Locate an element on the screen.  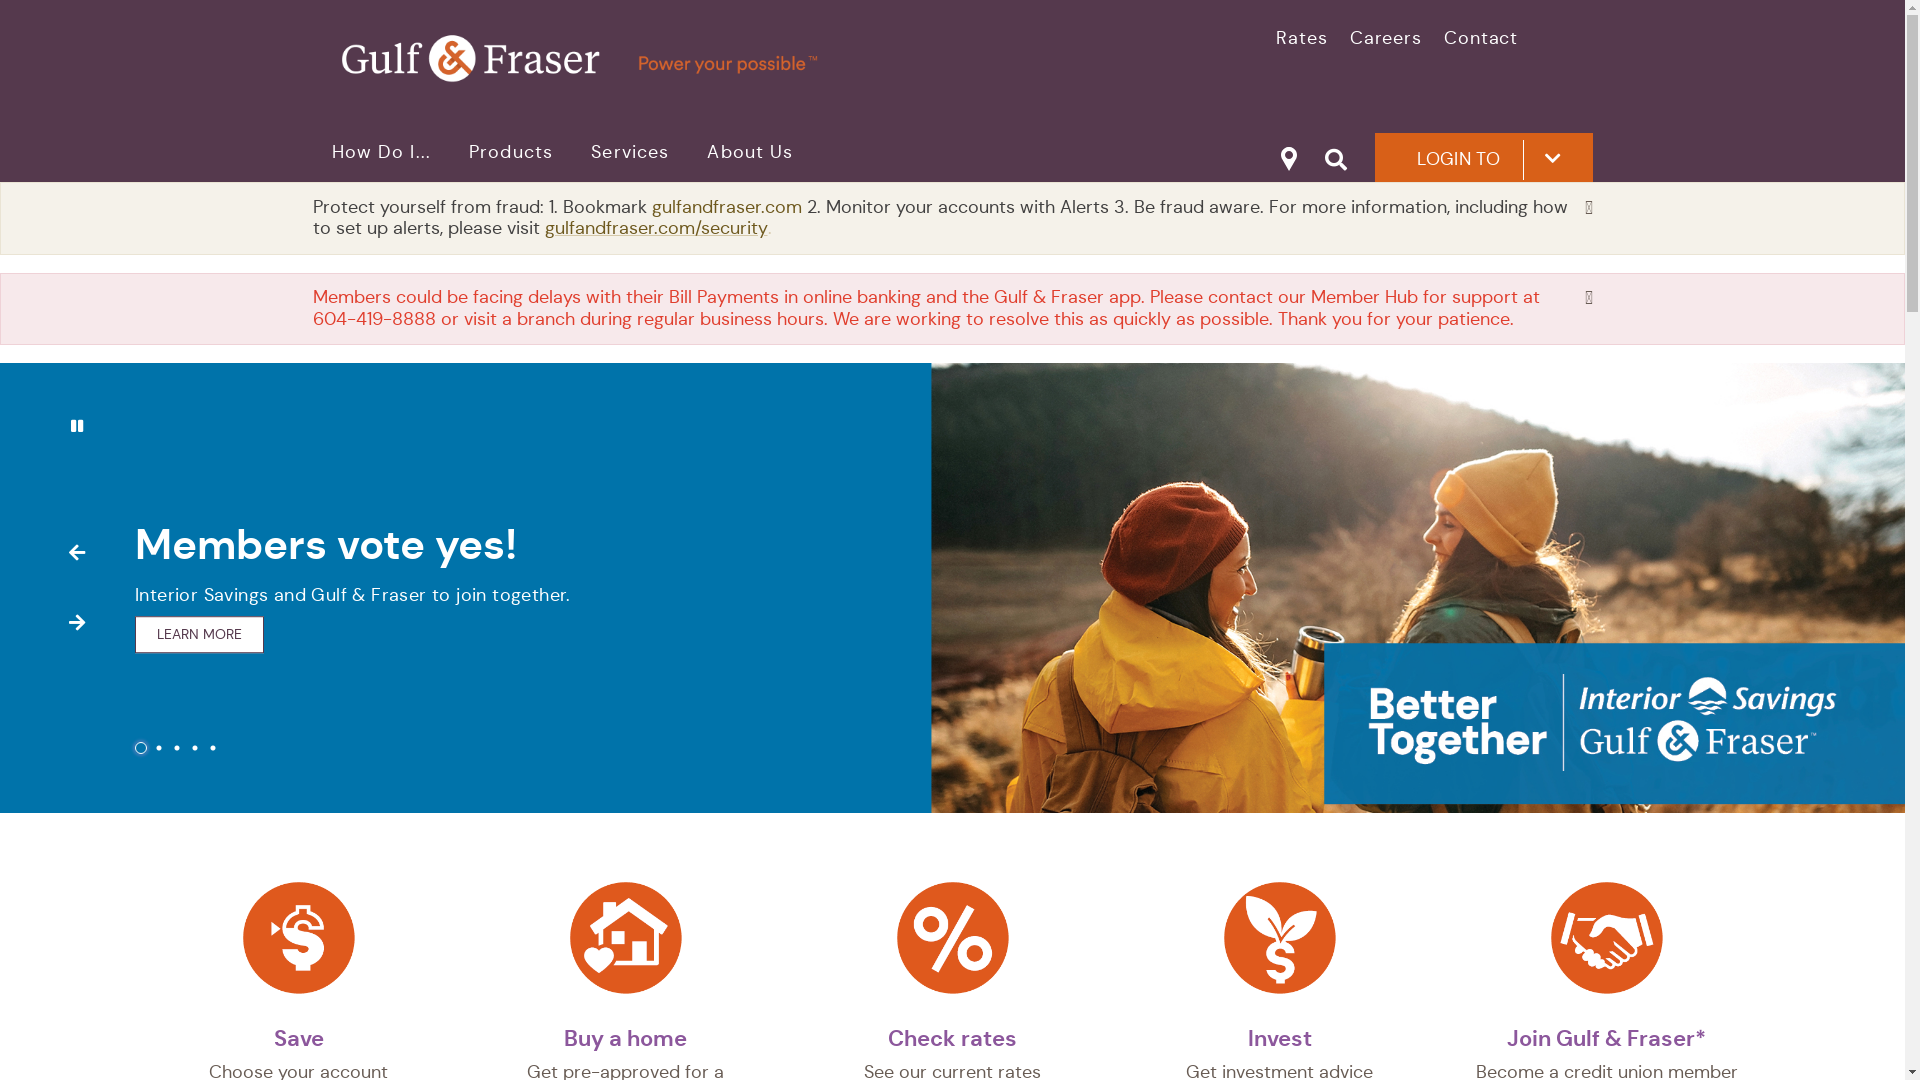
'Dismiss' is located at coordinates (1587, 298).